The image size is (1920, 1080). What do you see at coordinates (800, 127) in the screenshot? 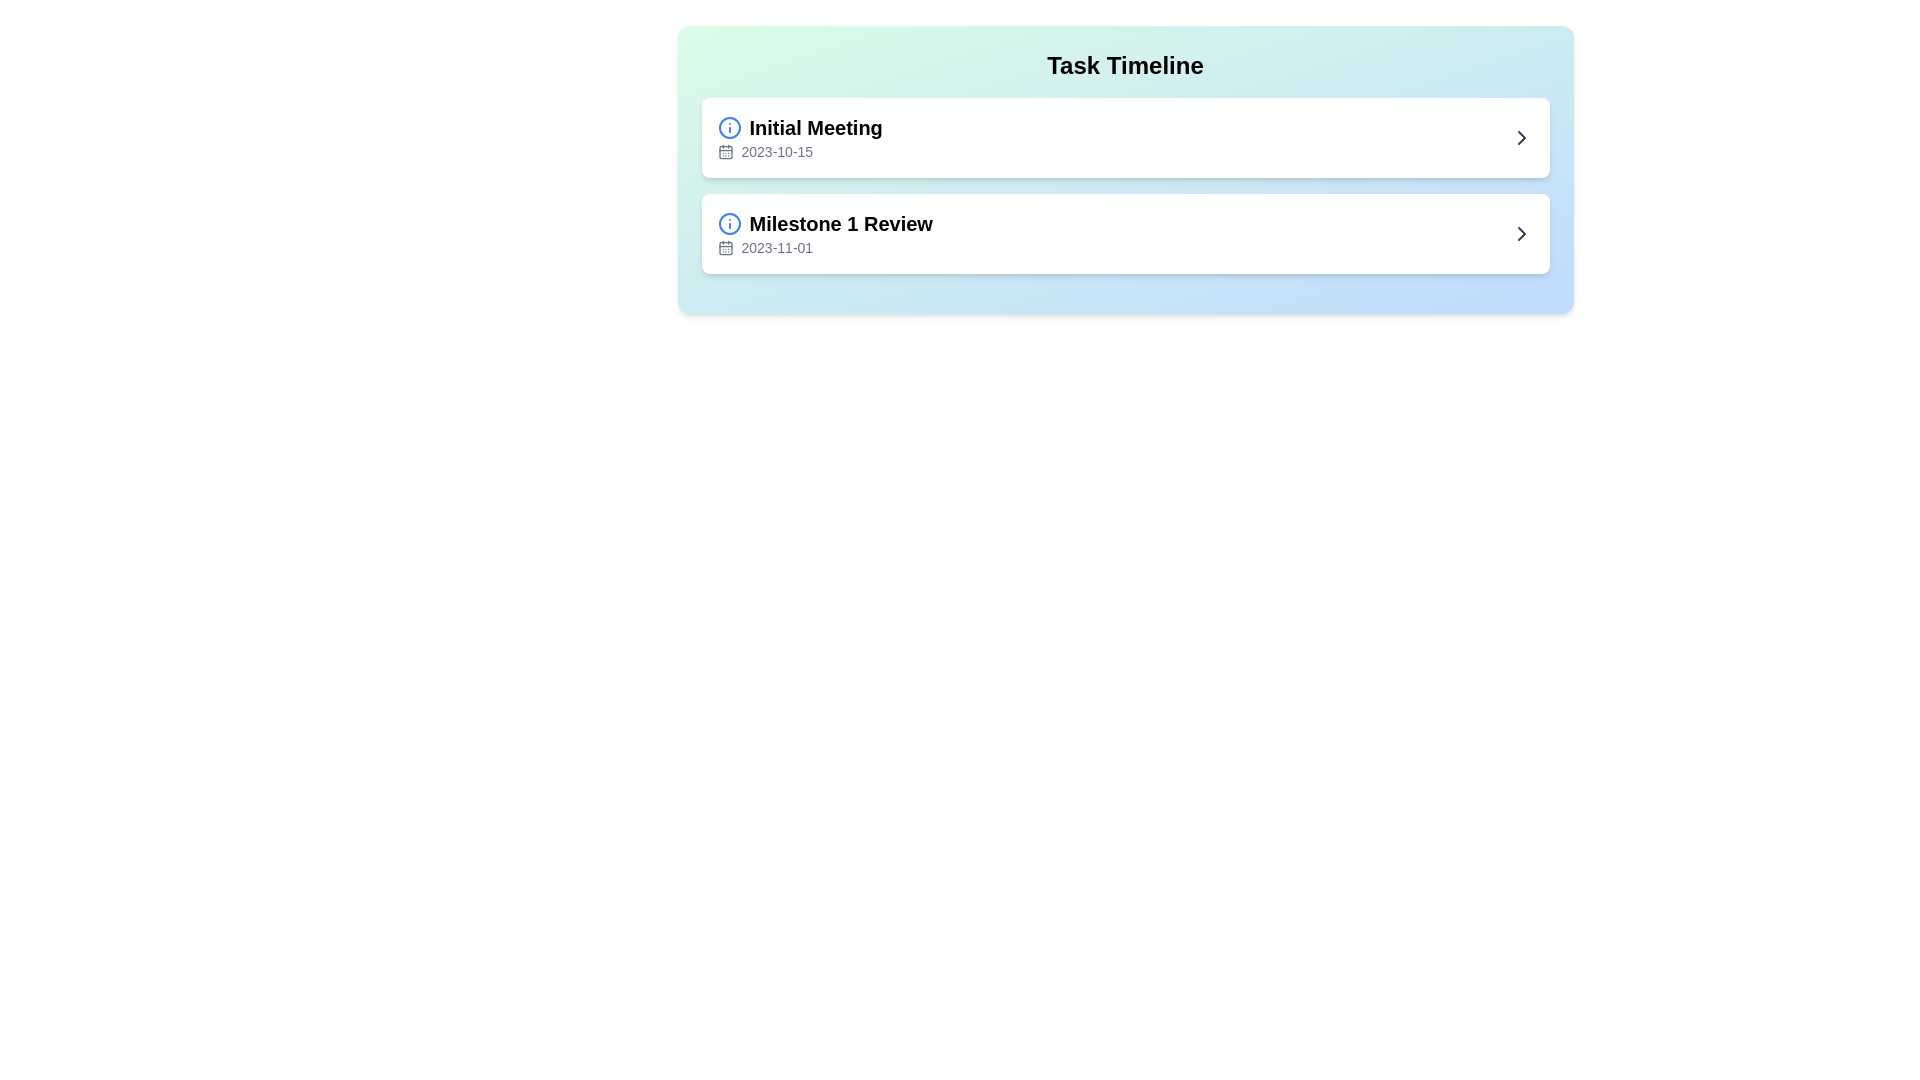
I see `the text label that serves as the title for a specific timeline item or event for accessibility navigation` at bounding box center [800, 127].